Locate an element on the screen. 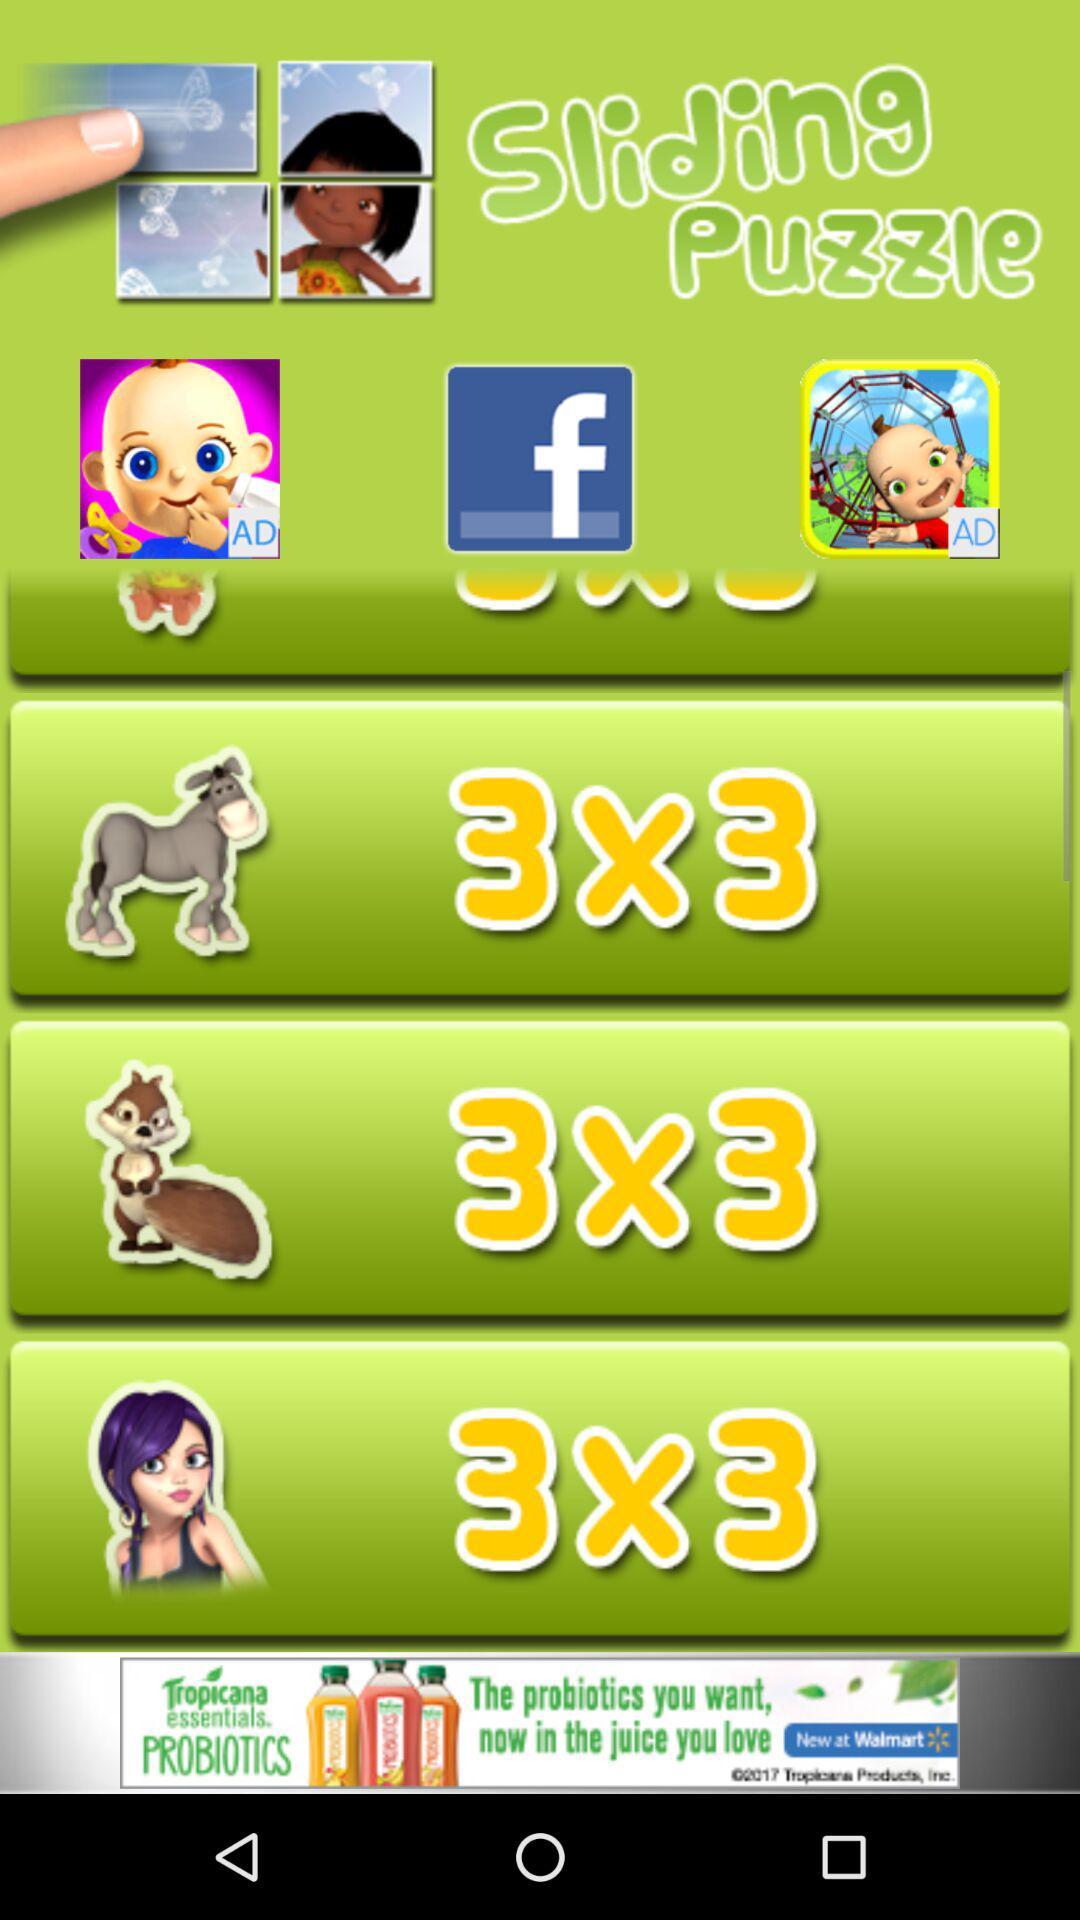 The height and width of the screenshot is (1920, 1080). puzzle is located at coordinates (540, 855).